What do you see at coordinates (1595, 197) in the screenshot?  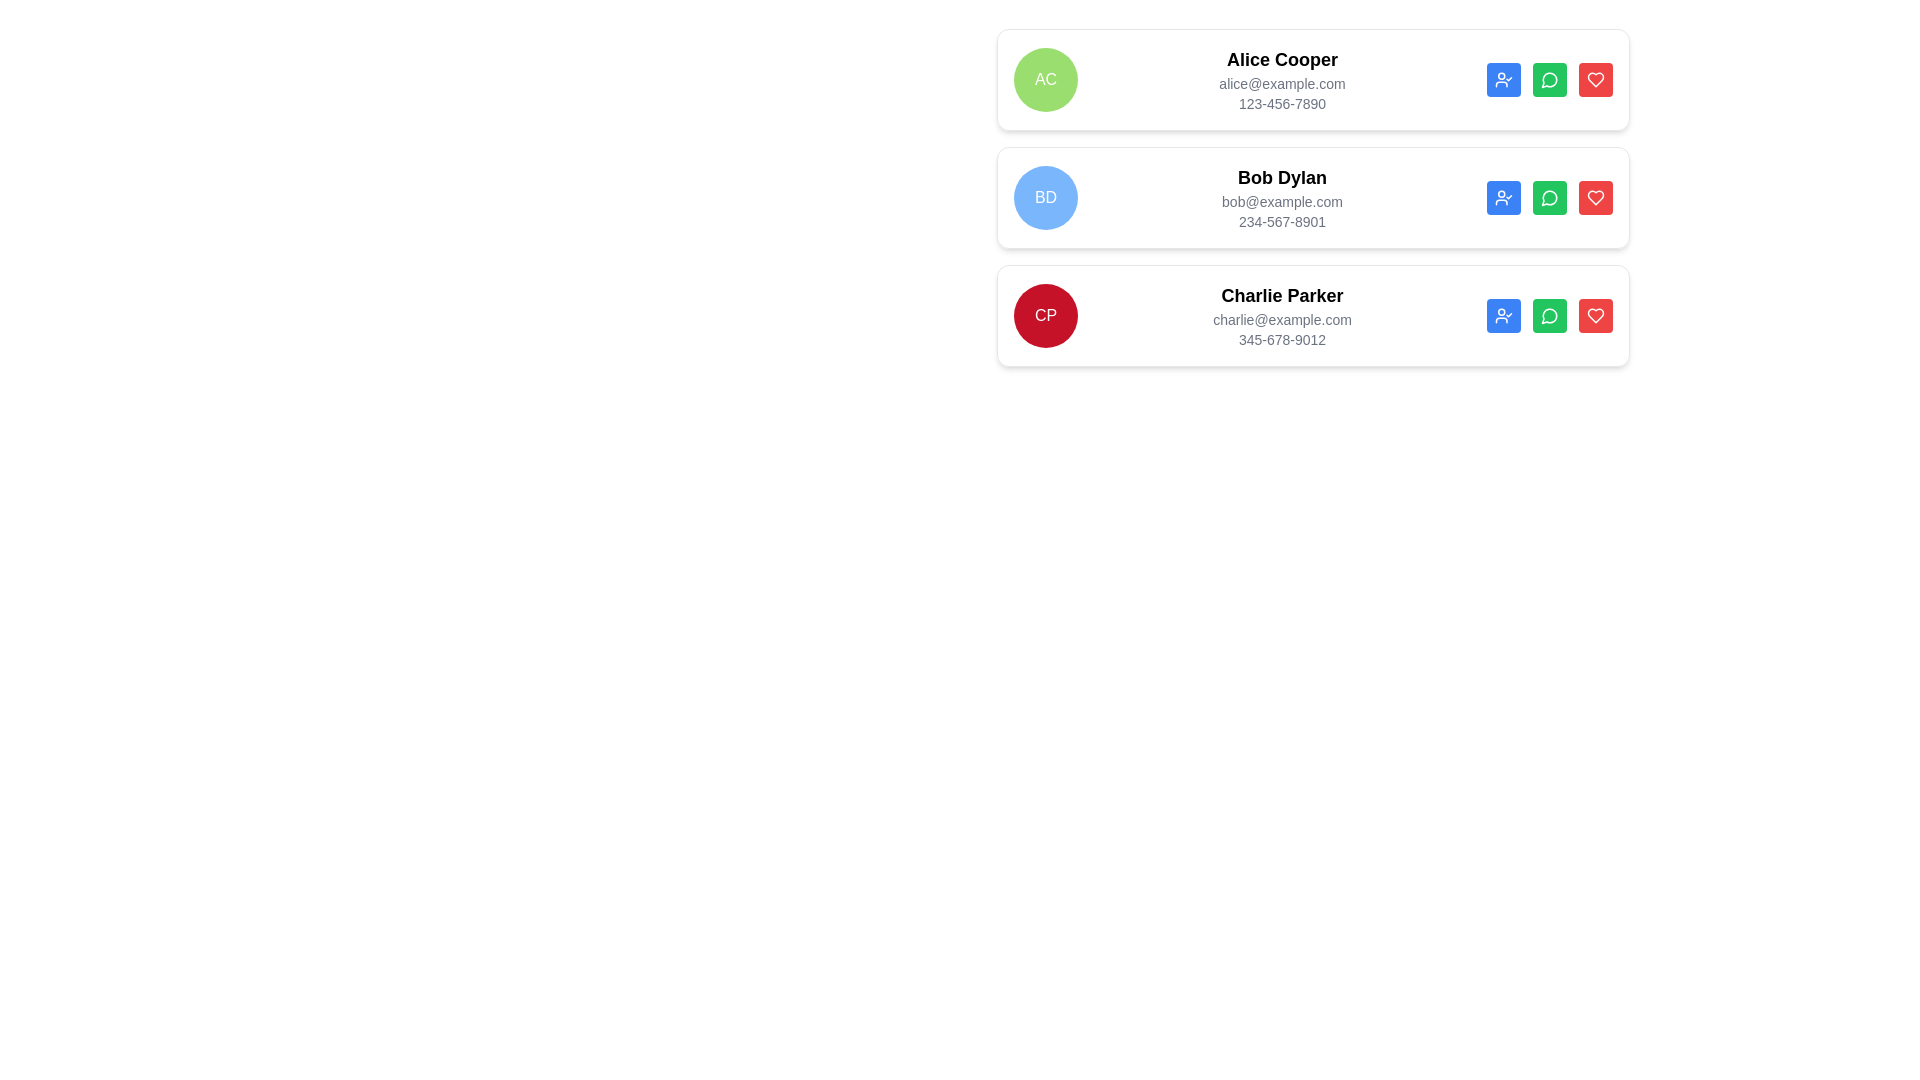 I see `the heart-shaped icon button used for 'like' or 'favorite' on Charlie Parker's user card, located at the far right end of the card` at bounding box center [1595, 197].